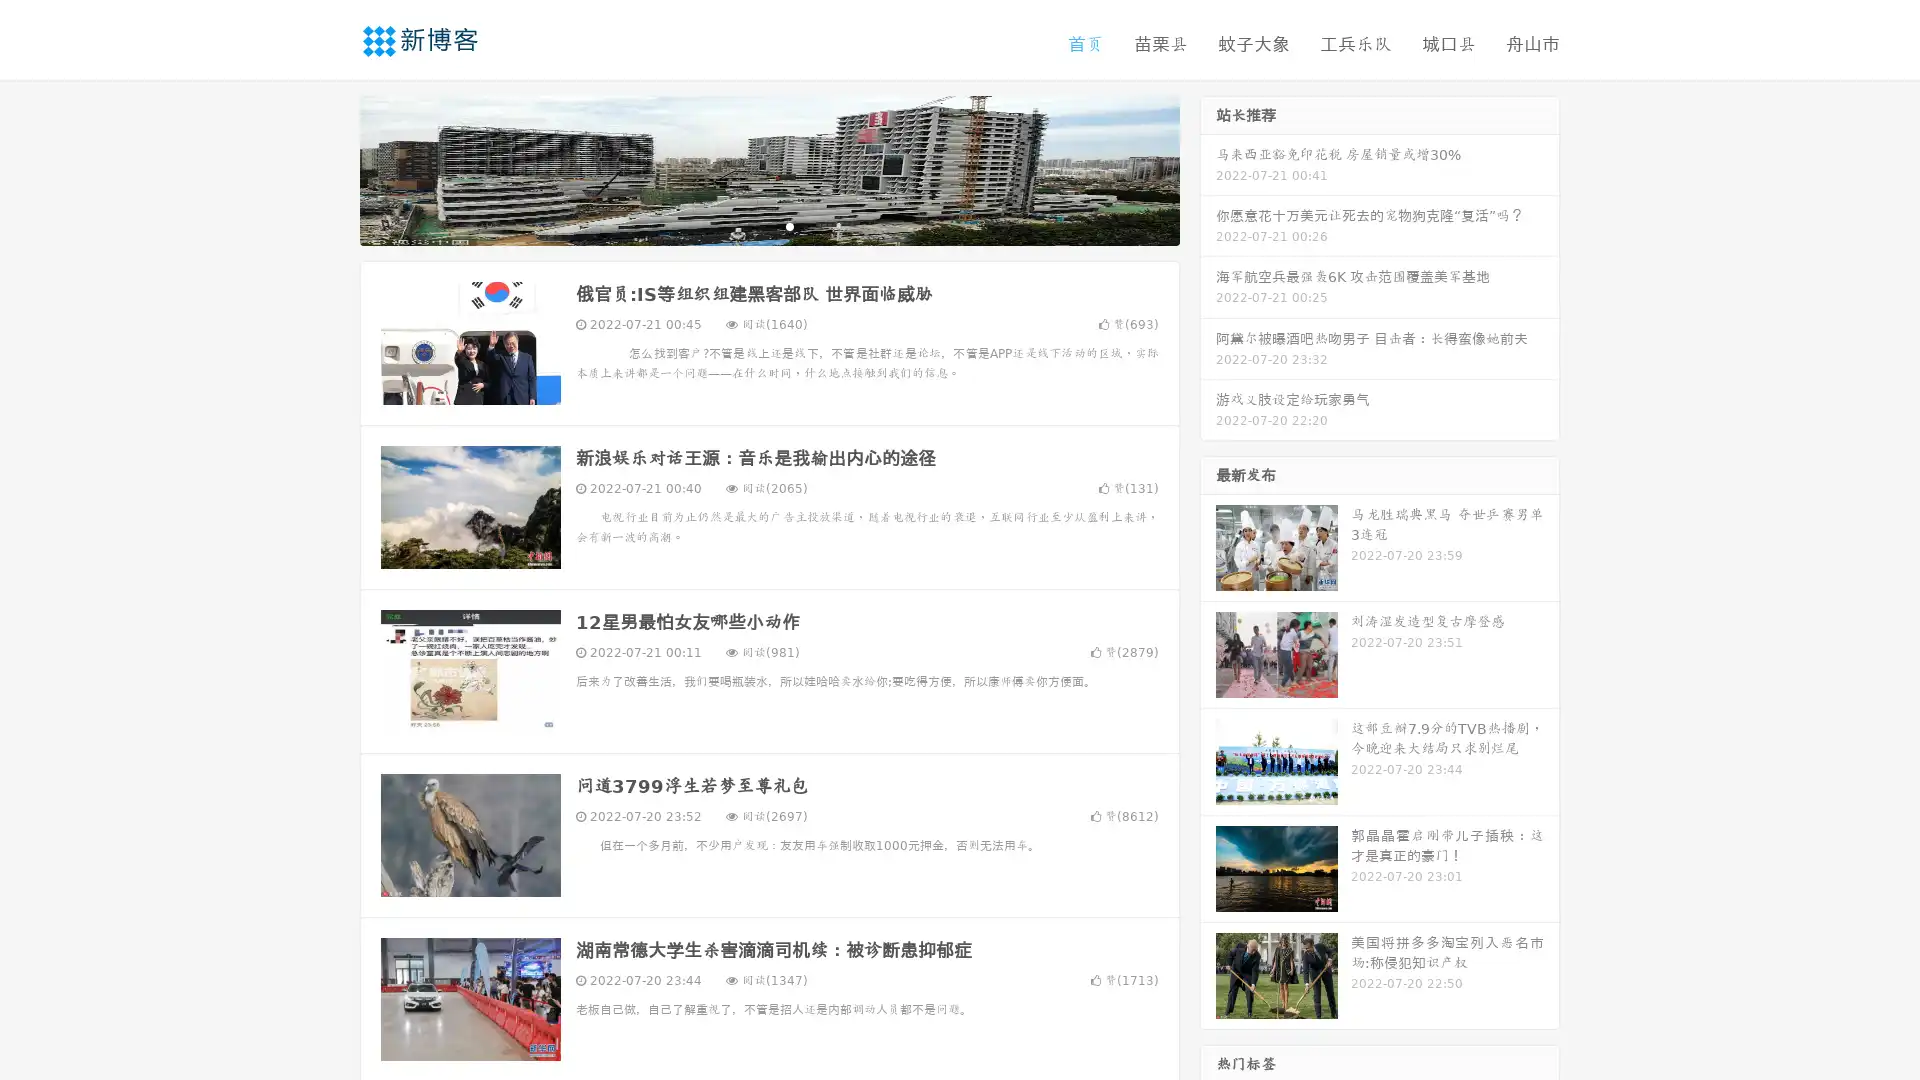 The width and height of the screenshot is (1920, 1080). What do you see at coordinates (768, 225) in the screenshot?
I see `Go to slide 2` at bounding box center [768, 225].